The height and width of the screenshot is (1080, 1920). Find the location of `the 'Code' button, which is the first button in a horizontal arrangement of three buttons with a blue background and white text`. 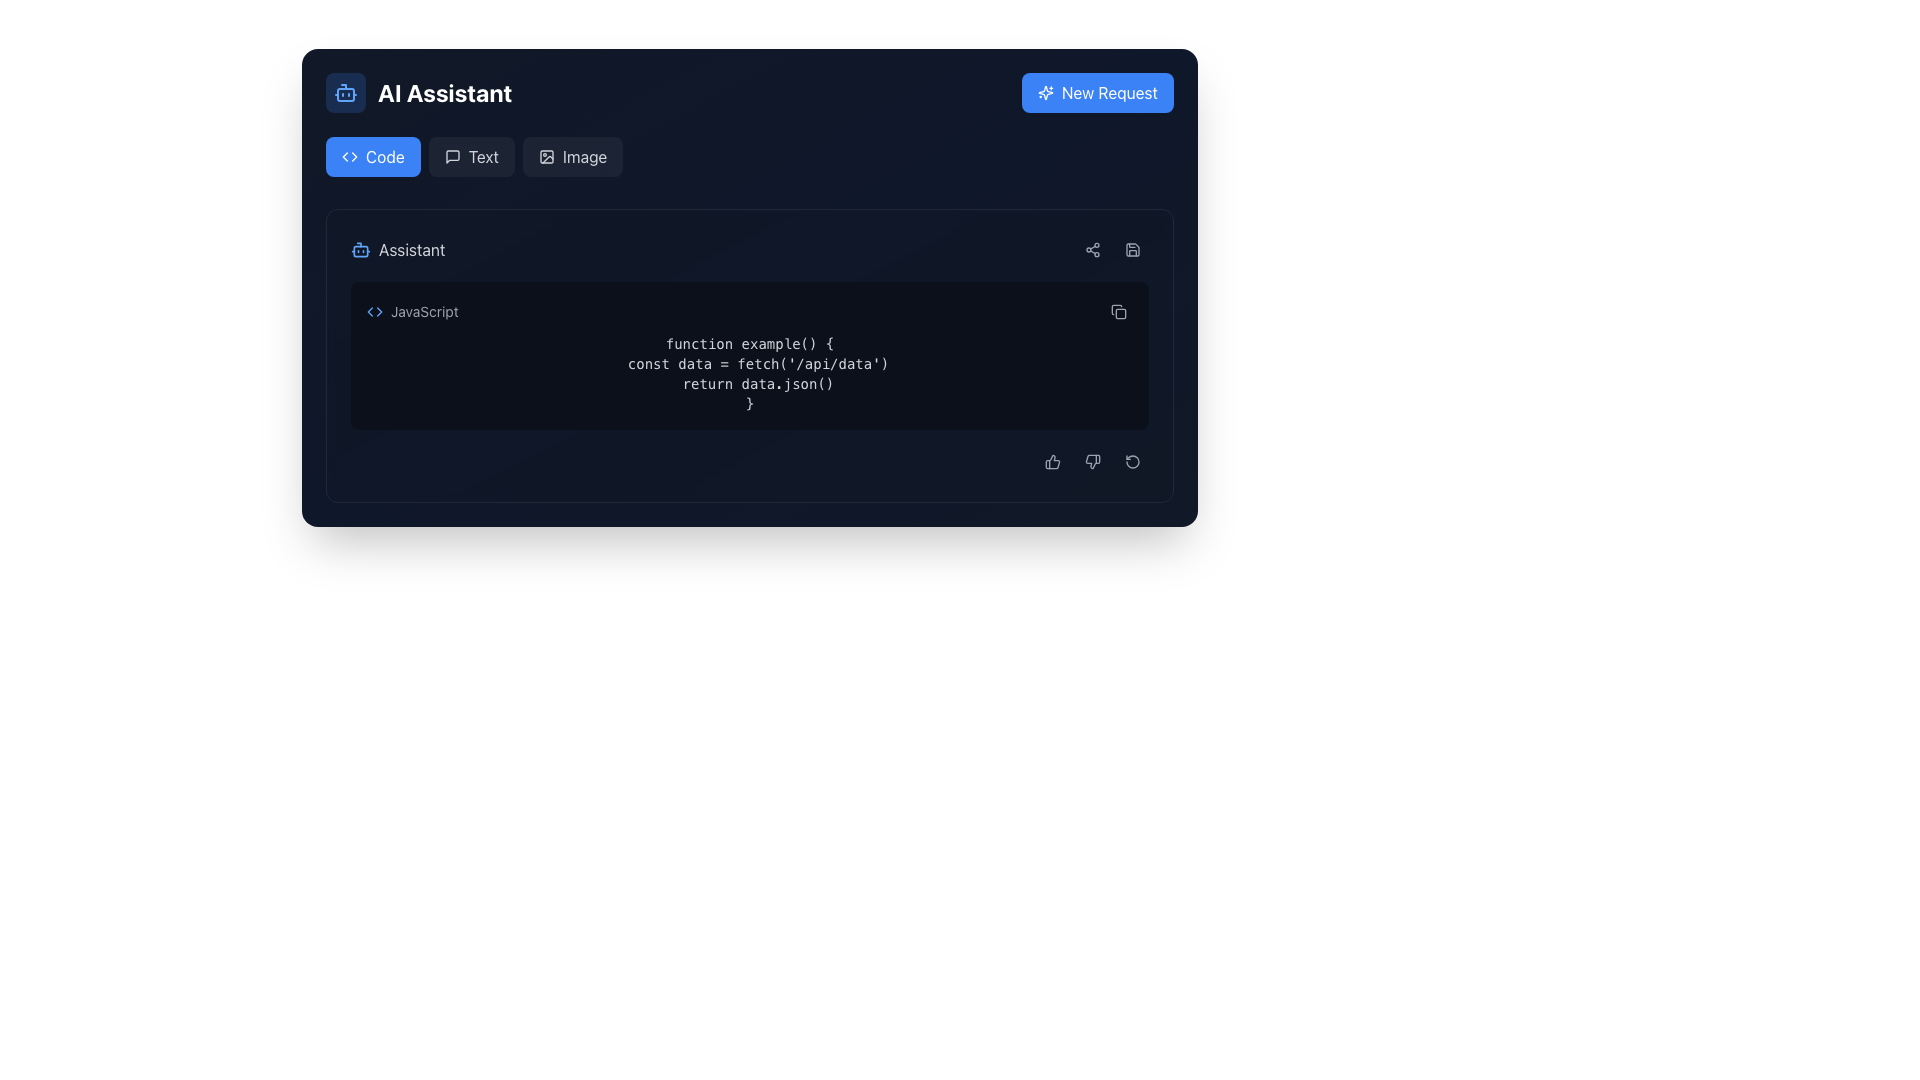

the 'Code' button, which is the first button in a horizontal arrangement of three buttons with a blue background and white text is located at coordinates (373, 156).